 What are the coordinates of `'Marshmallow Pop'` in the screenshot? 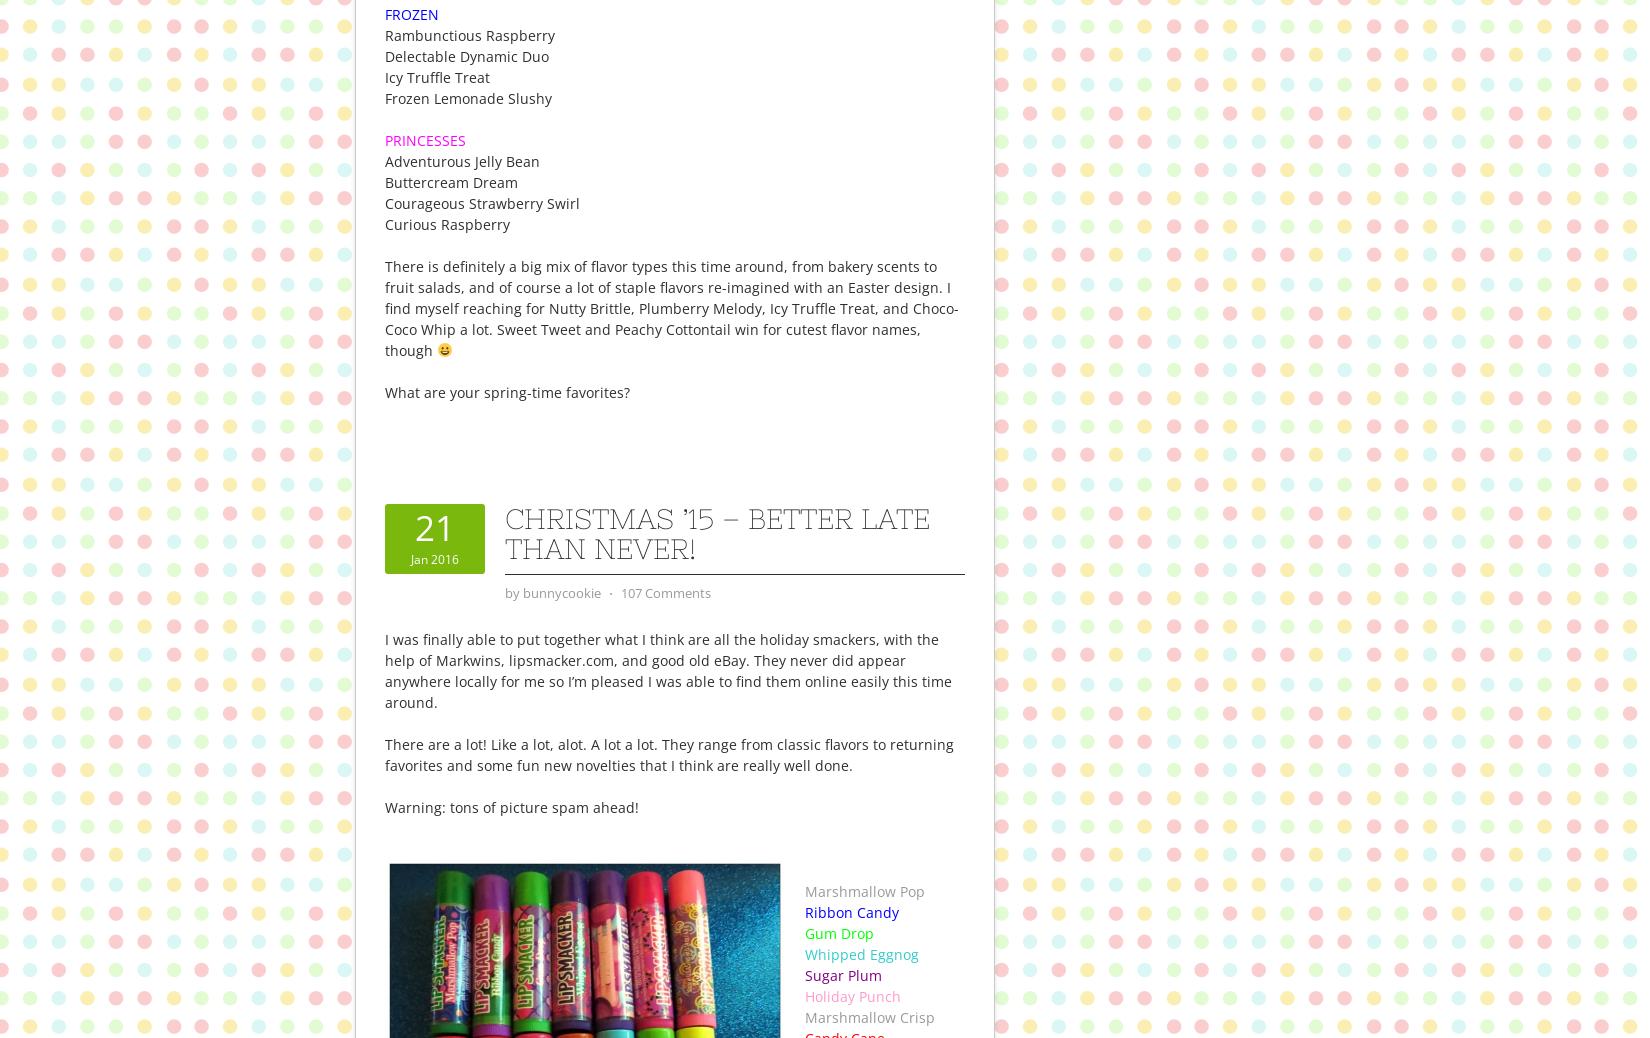 It's located at (864, 890).